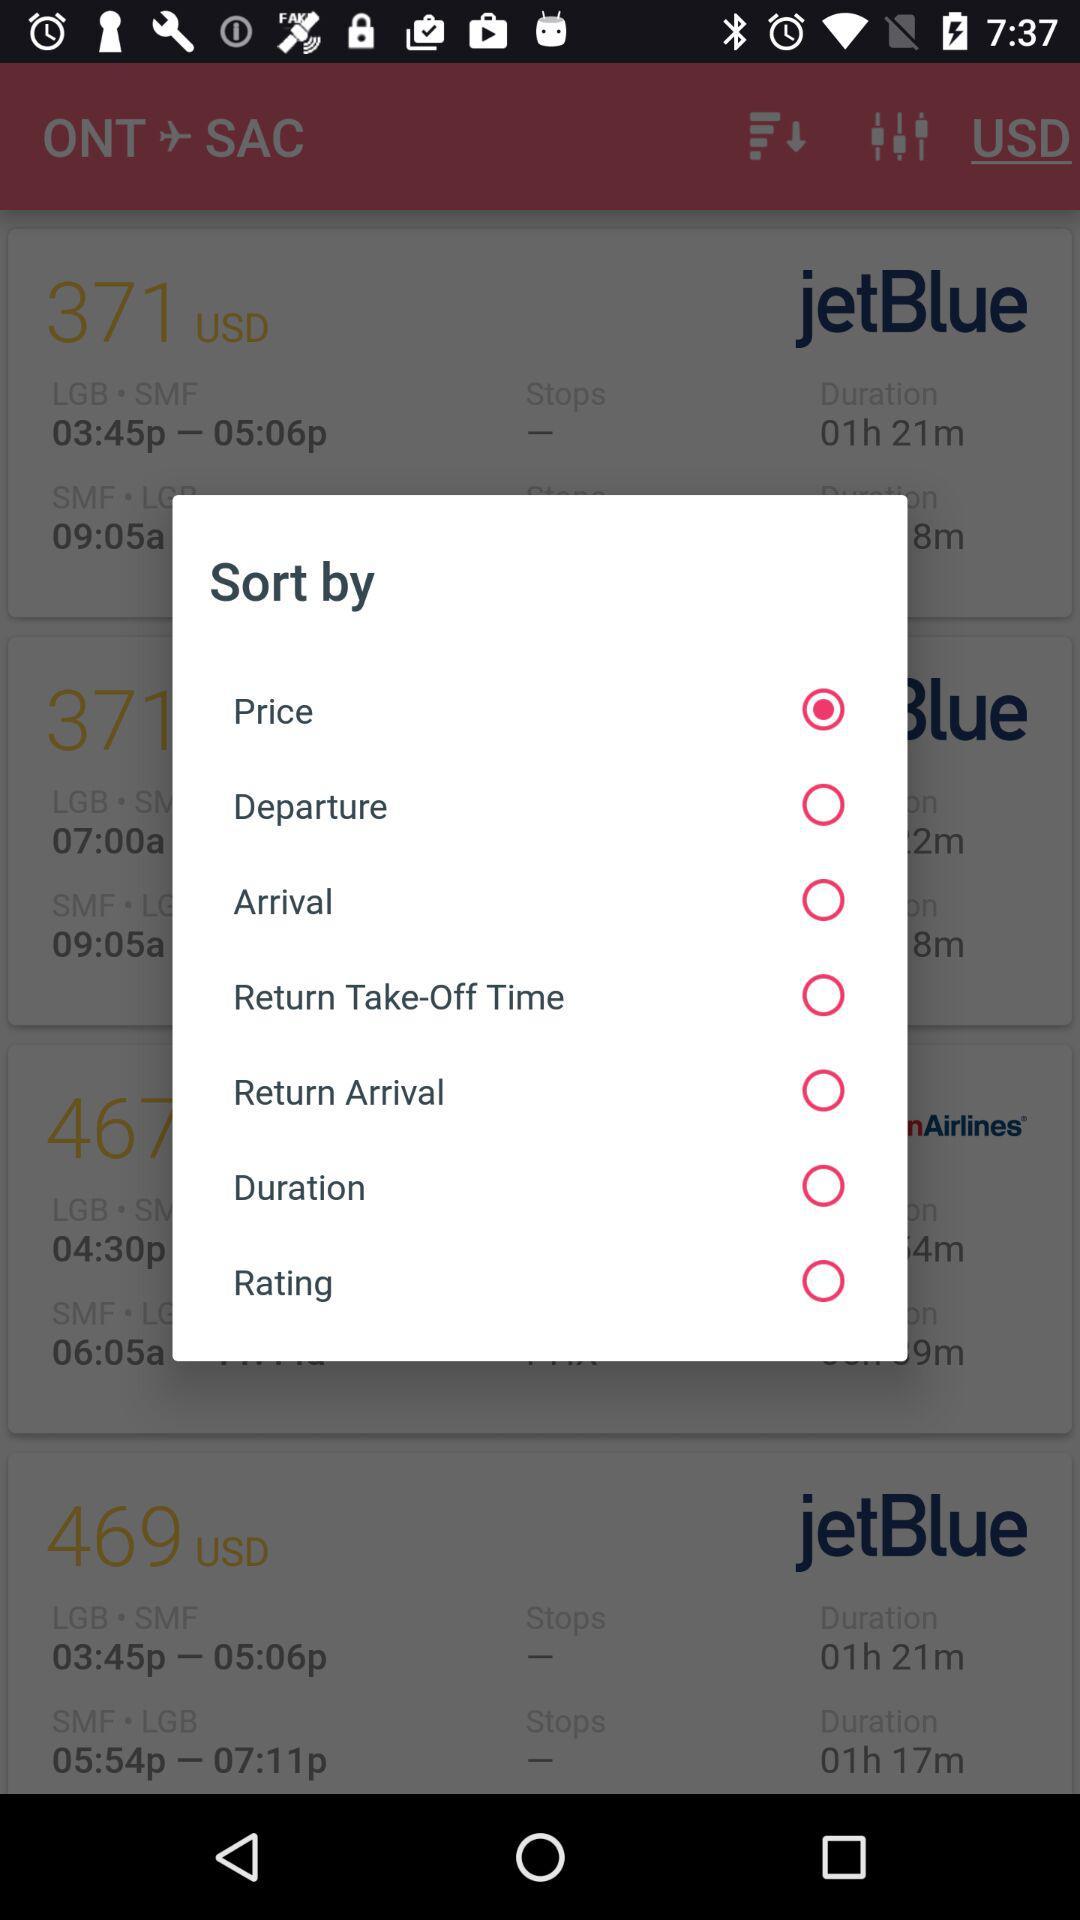 The height and width of the screenshot is (1920, 1080). I want to click on departure, so click(537, 805).